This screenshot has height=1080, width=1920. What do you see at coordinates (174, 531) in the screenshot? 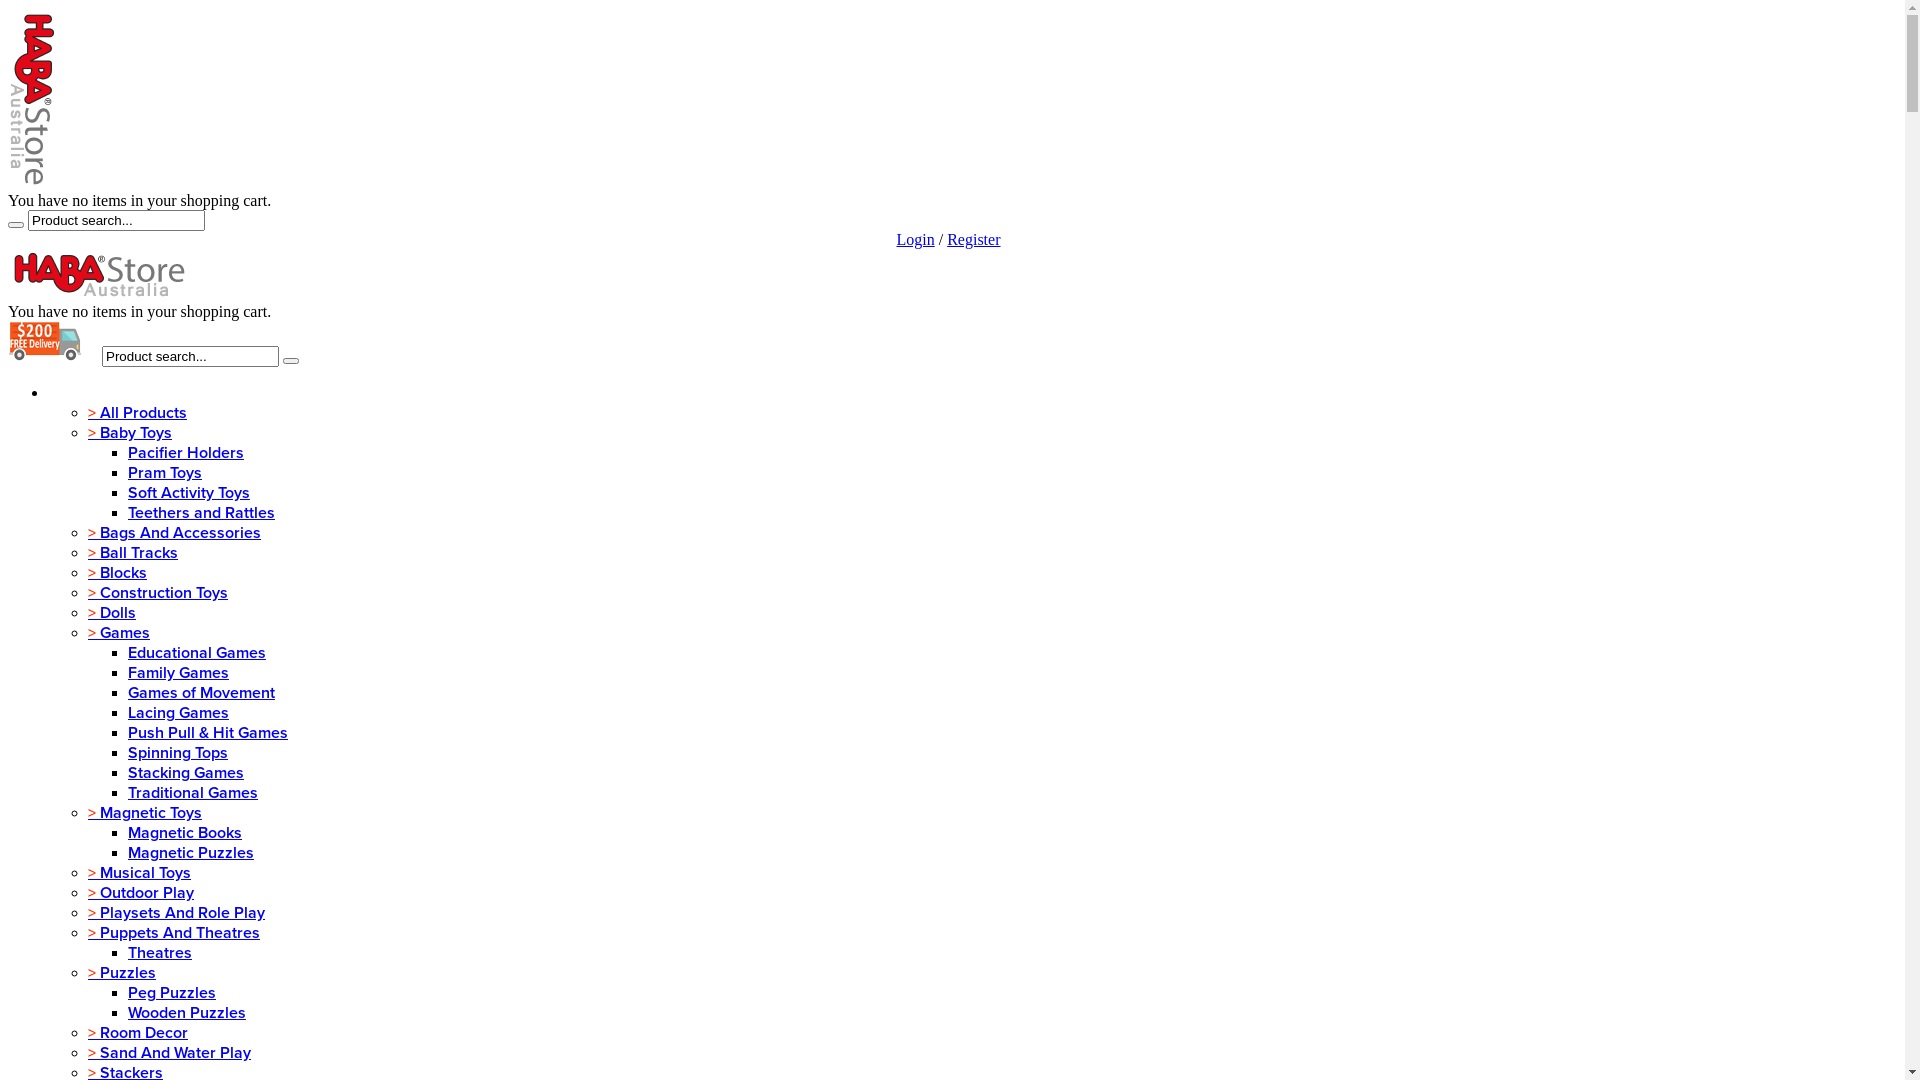
I see `'> Bags And Accessories'` at bounding box center [174, 531].